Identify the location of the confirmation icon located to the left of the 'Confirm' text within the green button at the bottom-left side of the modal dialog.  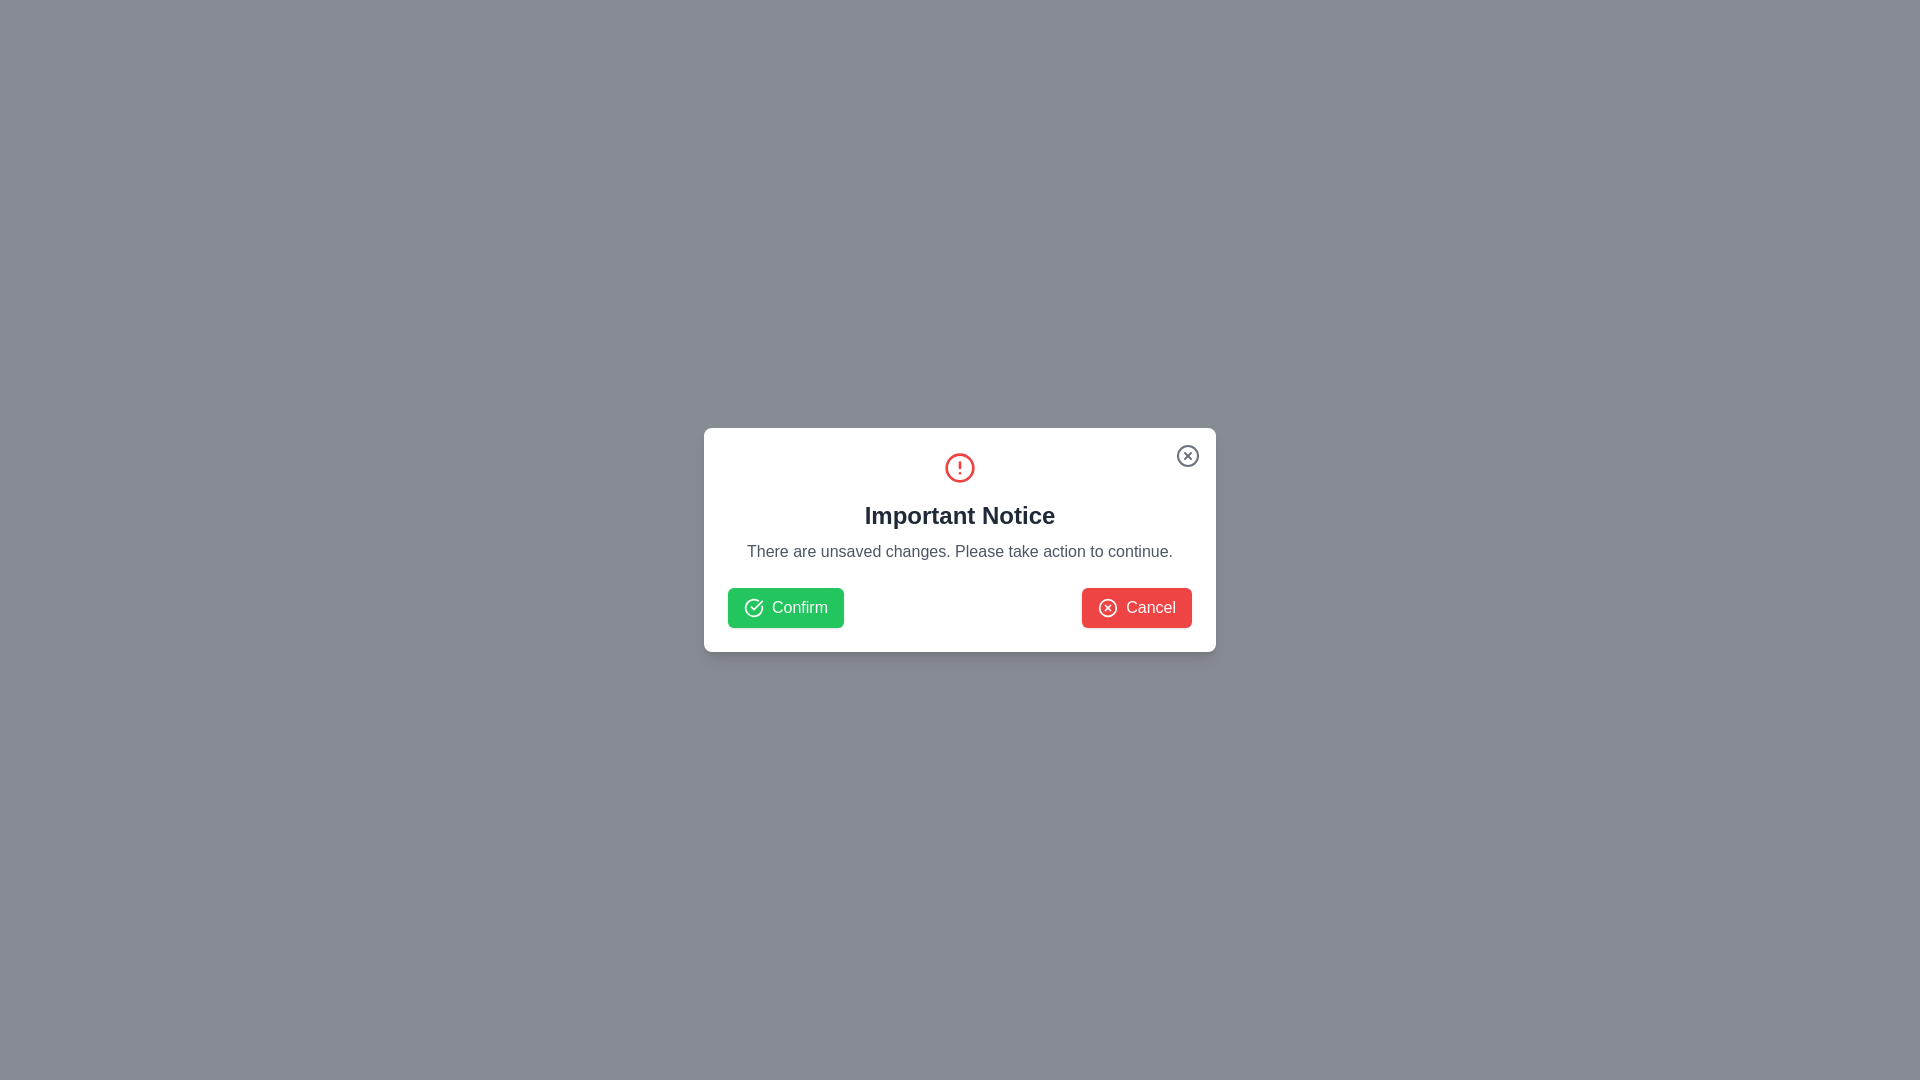
(752, 607).